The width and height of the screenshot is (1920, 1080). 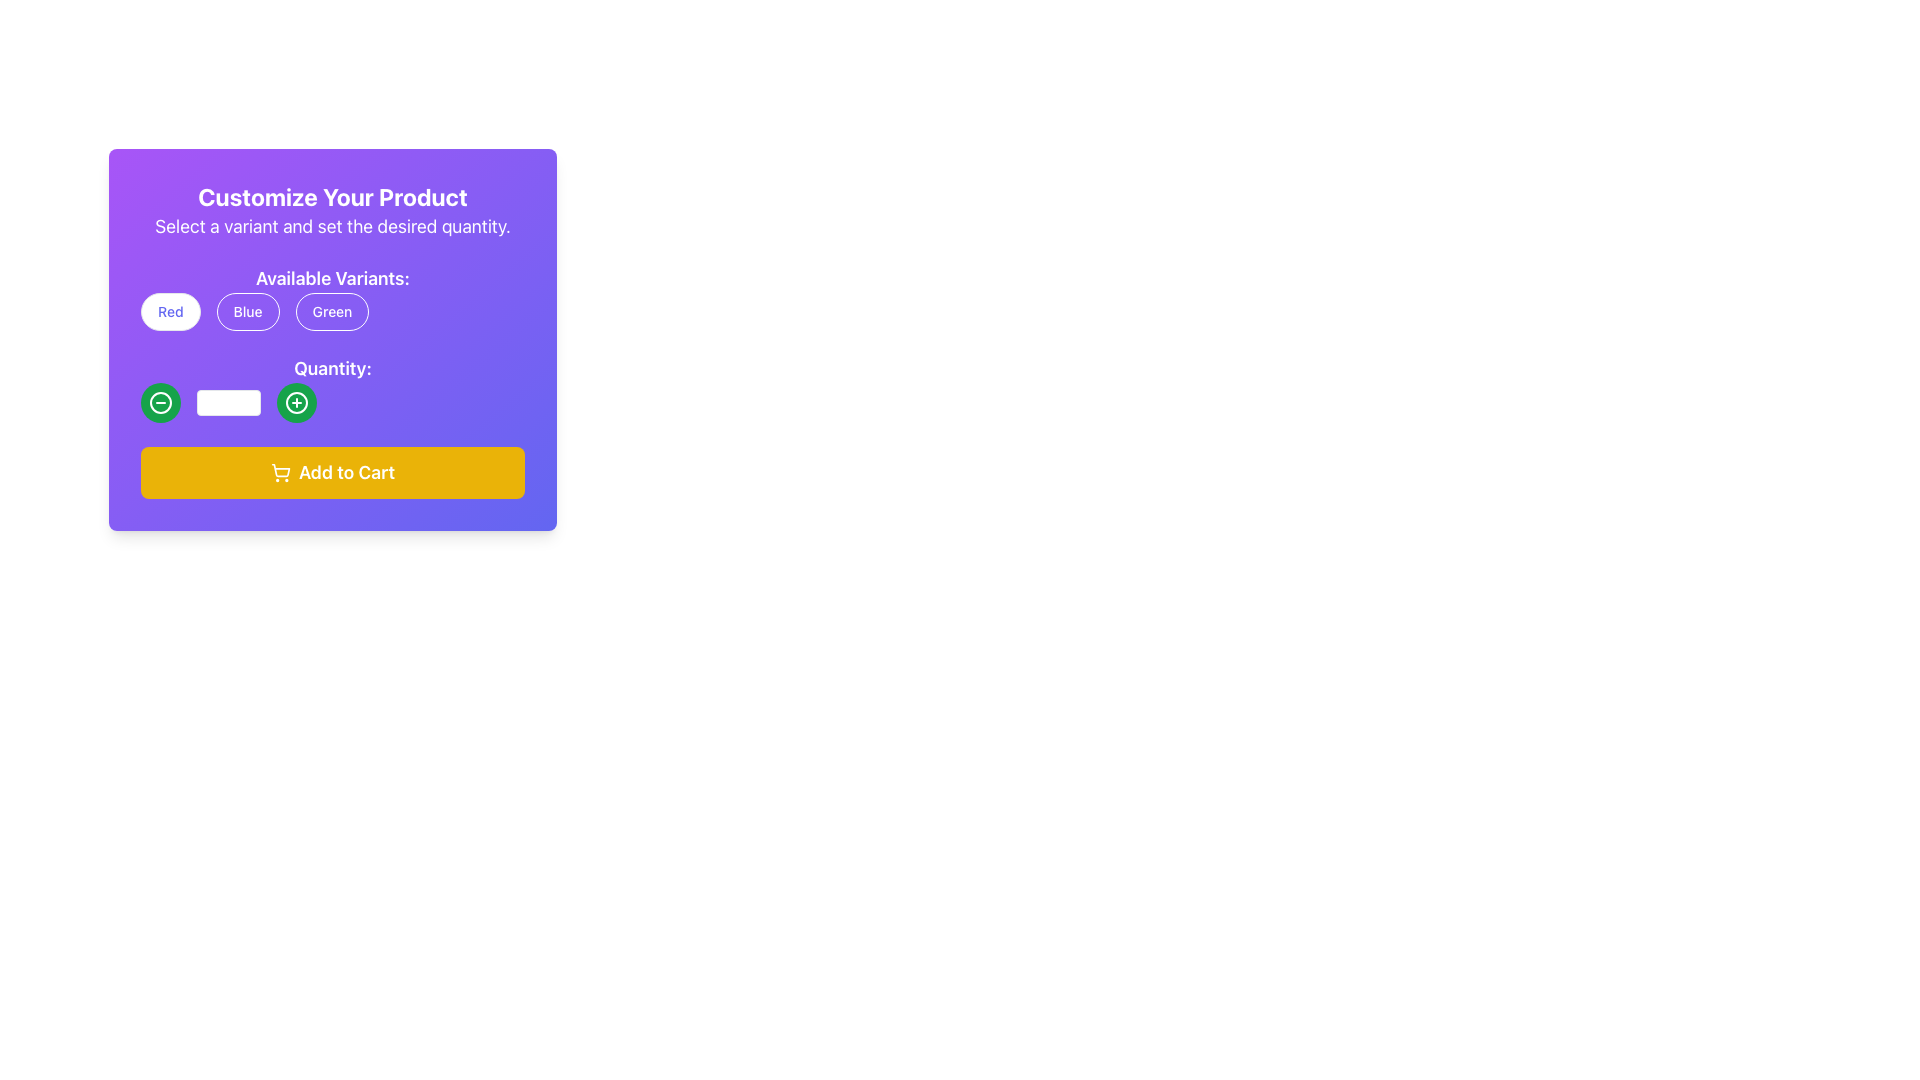 I want to click on the first circular decrement button located to the left of the numeric input field, so click(x=161, y=402).